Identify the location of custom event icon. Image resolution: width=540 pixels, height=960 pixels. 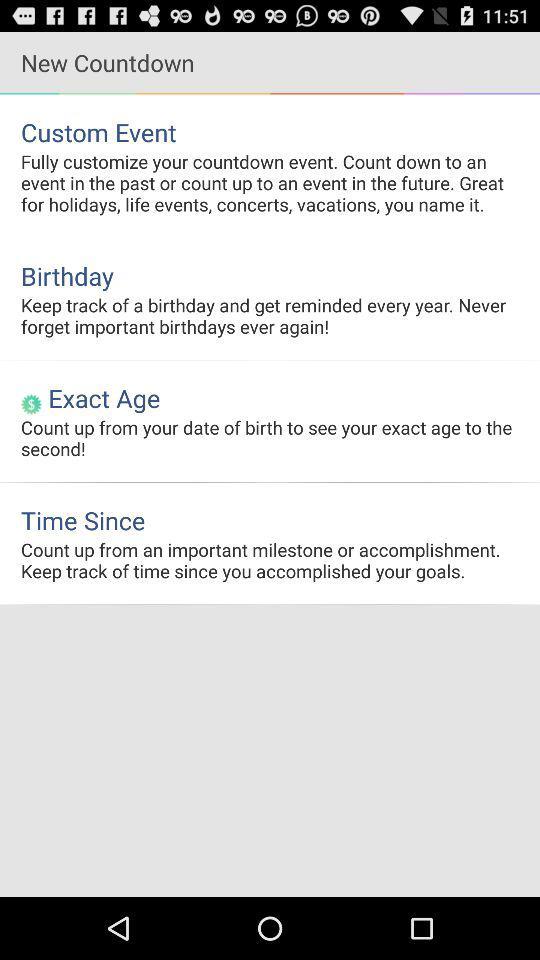
(270, 131).